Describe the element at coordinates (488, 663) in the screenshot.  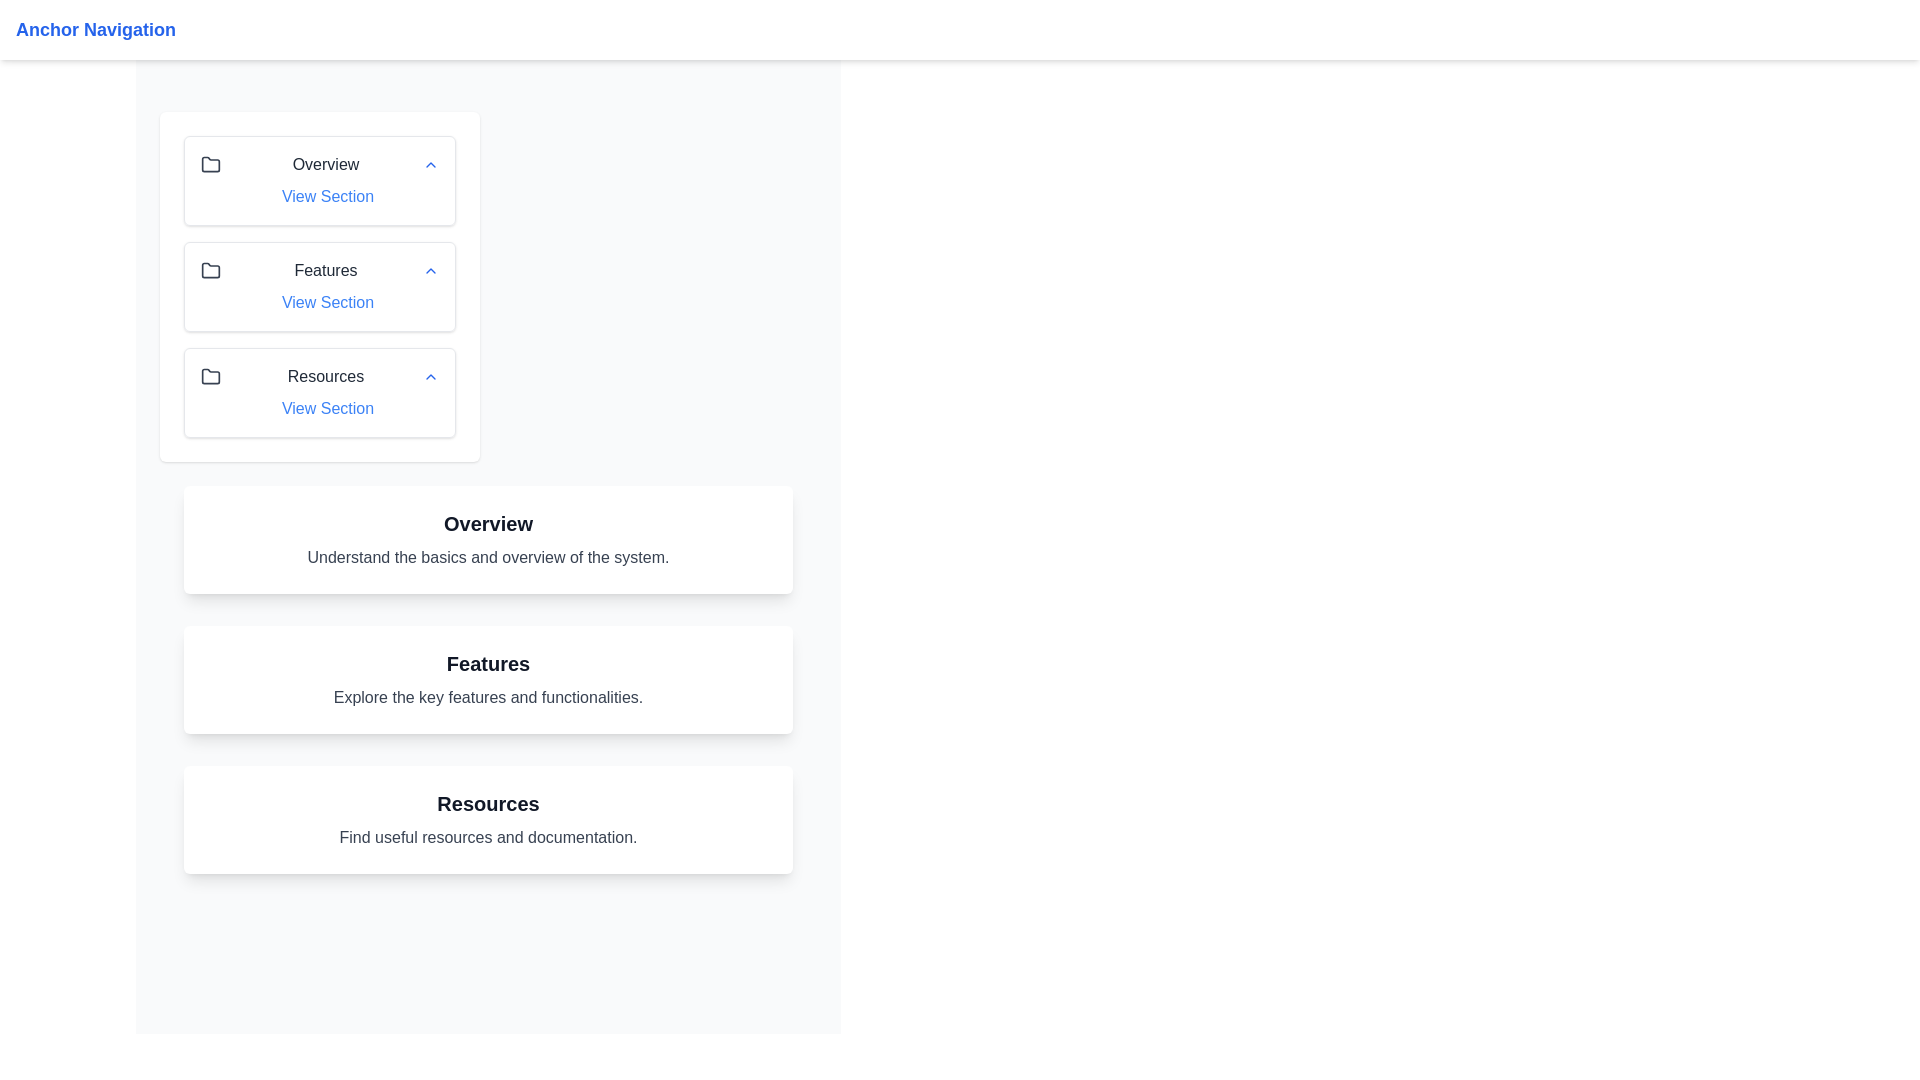
I see `the bold, black-colored text labeled 'Features', which is centered beneath the header 'Overview'` at that location.